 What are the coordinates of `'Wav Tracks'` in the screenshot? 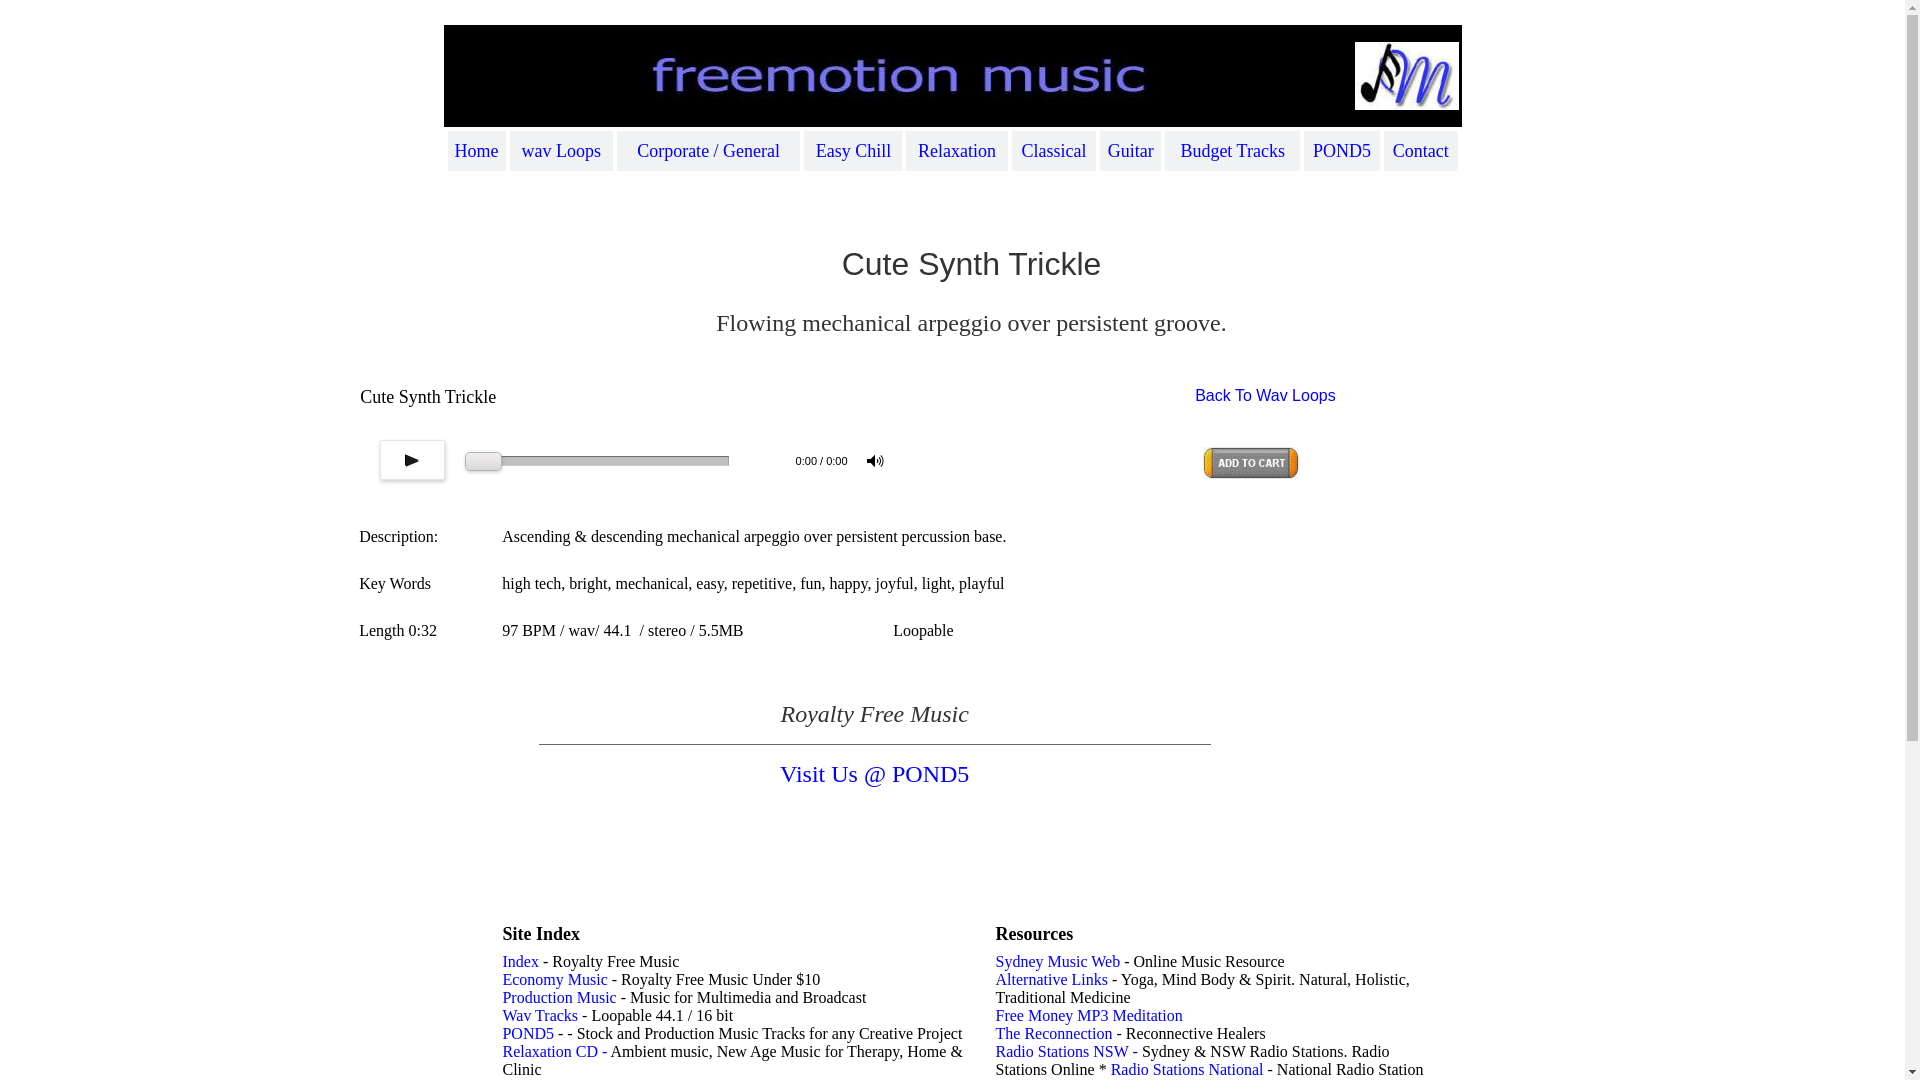 It's located at (539, 1015).